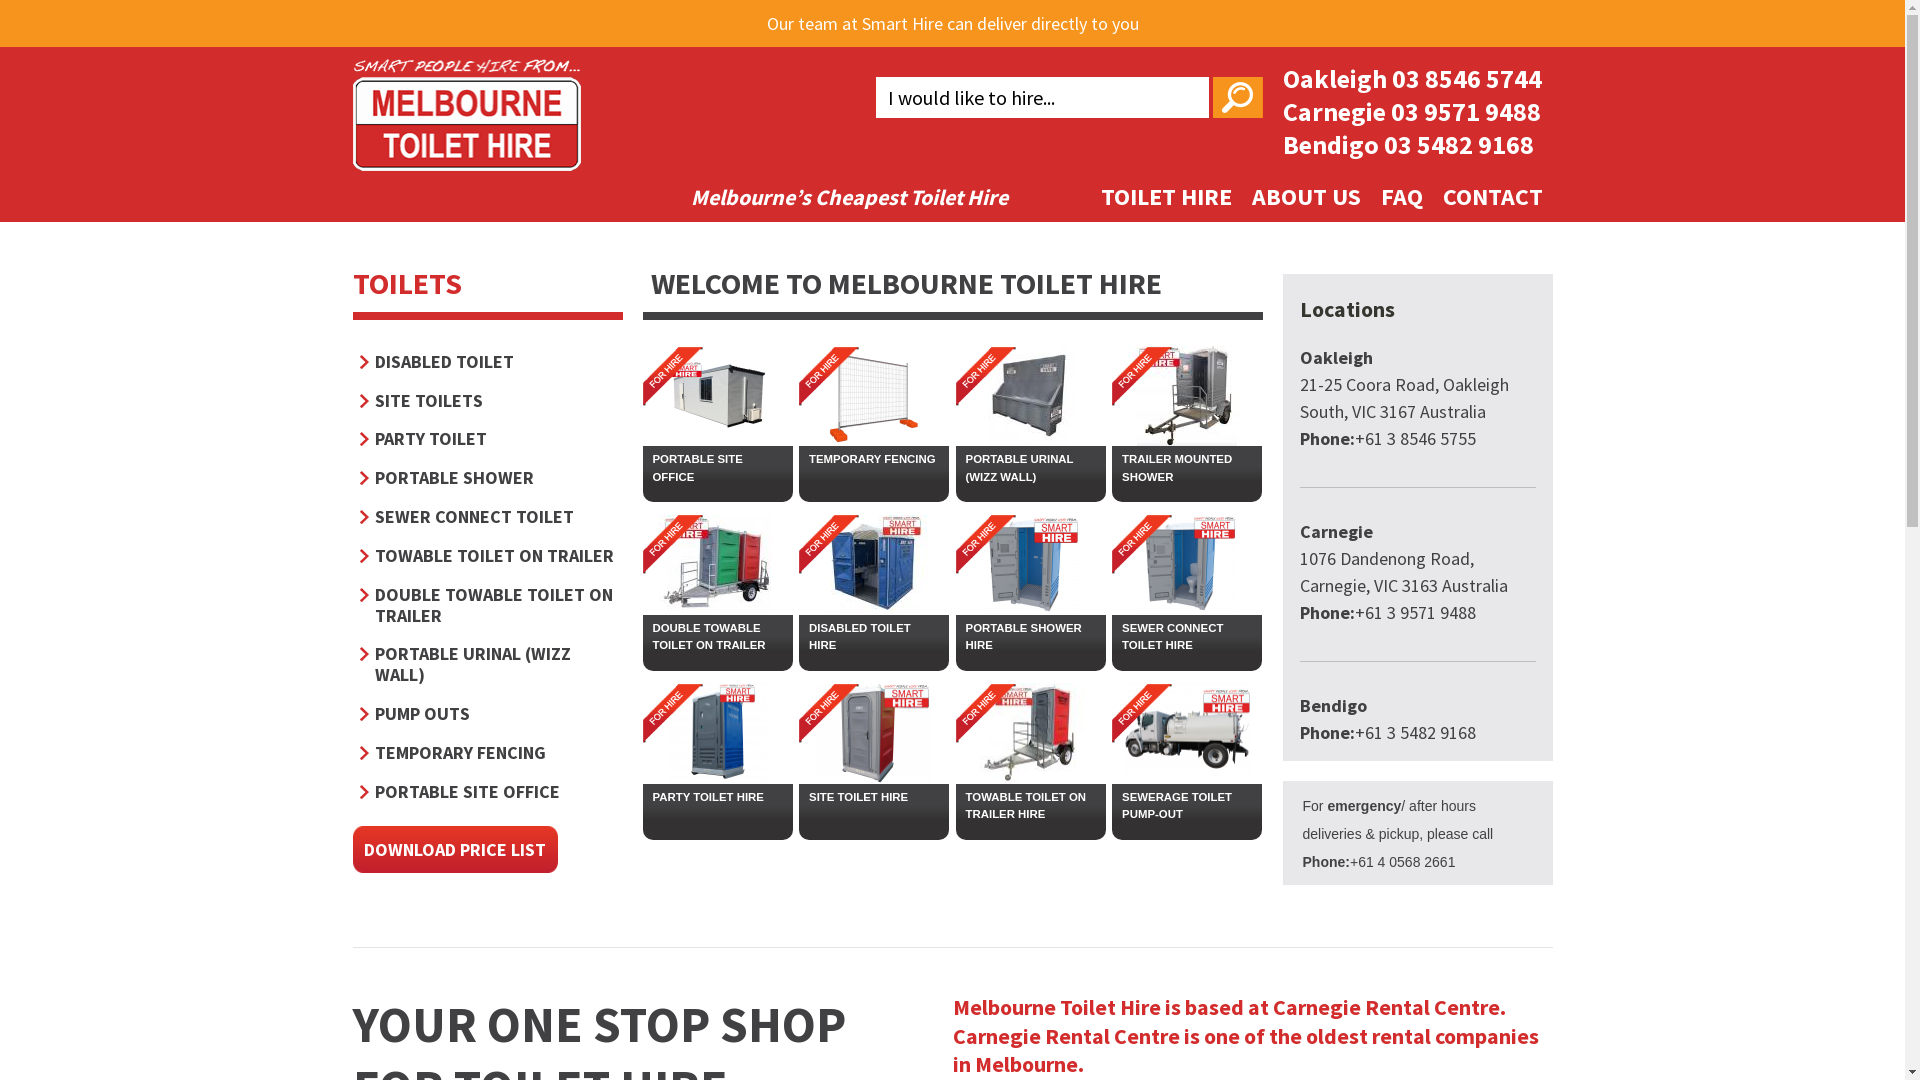 The width and height of the screenshot is (1920, 1080). What do you see at coordinates (642, 636) in the screenshot?
I see `'DOUBLE TOWABLE TOILET ON TRAILER'` at bounding box center [642, 636].